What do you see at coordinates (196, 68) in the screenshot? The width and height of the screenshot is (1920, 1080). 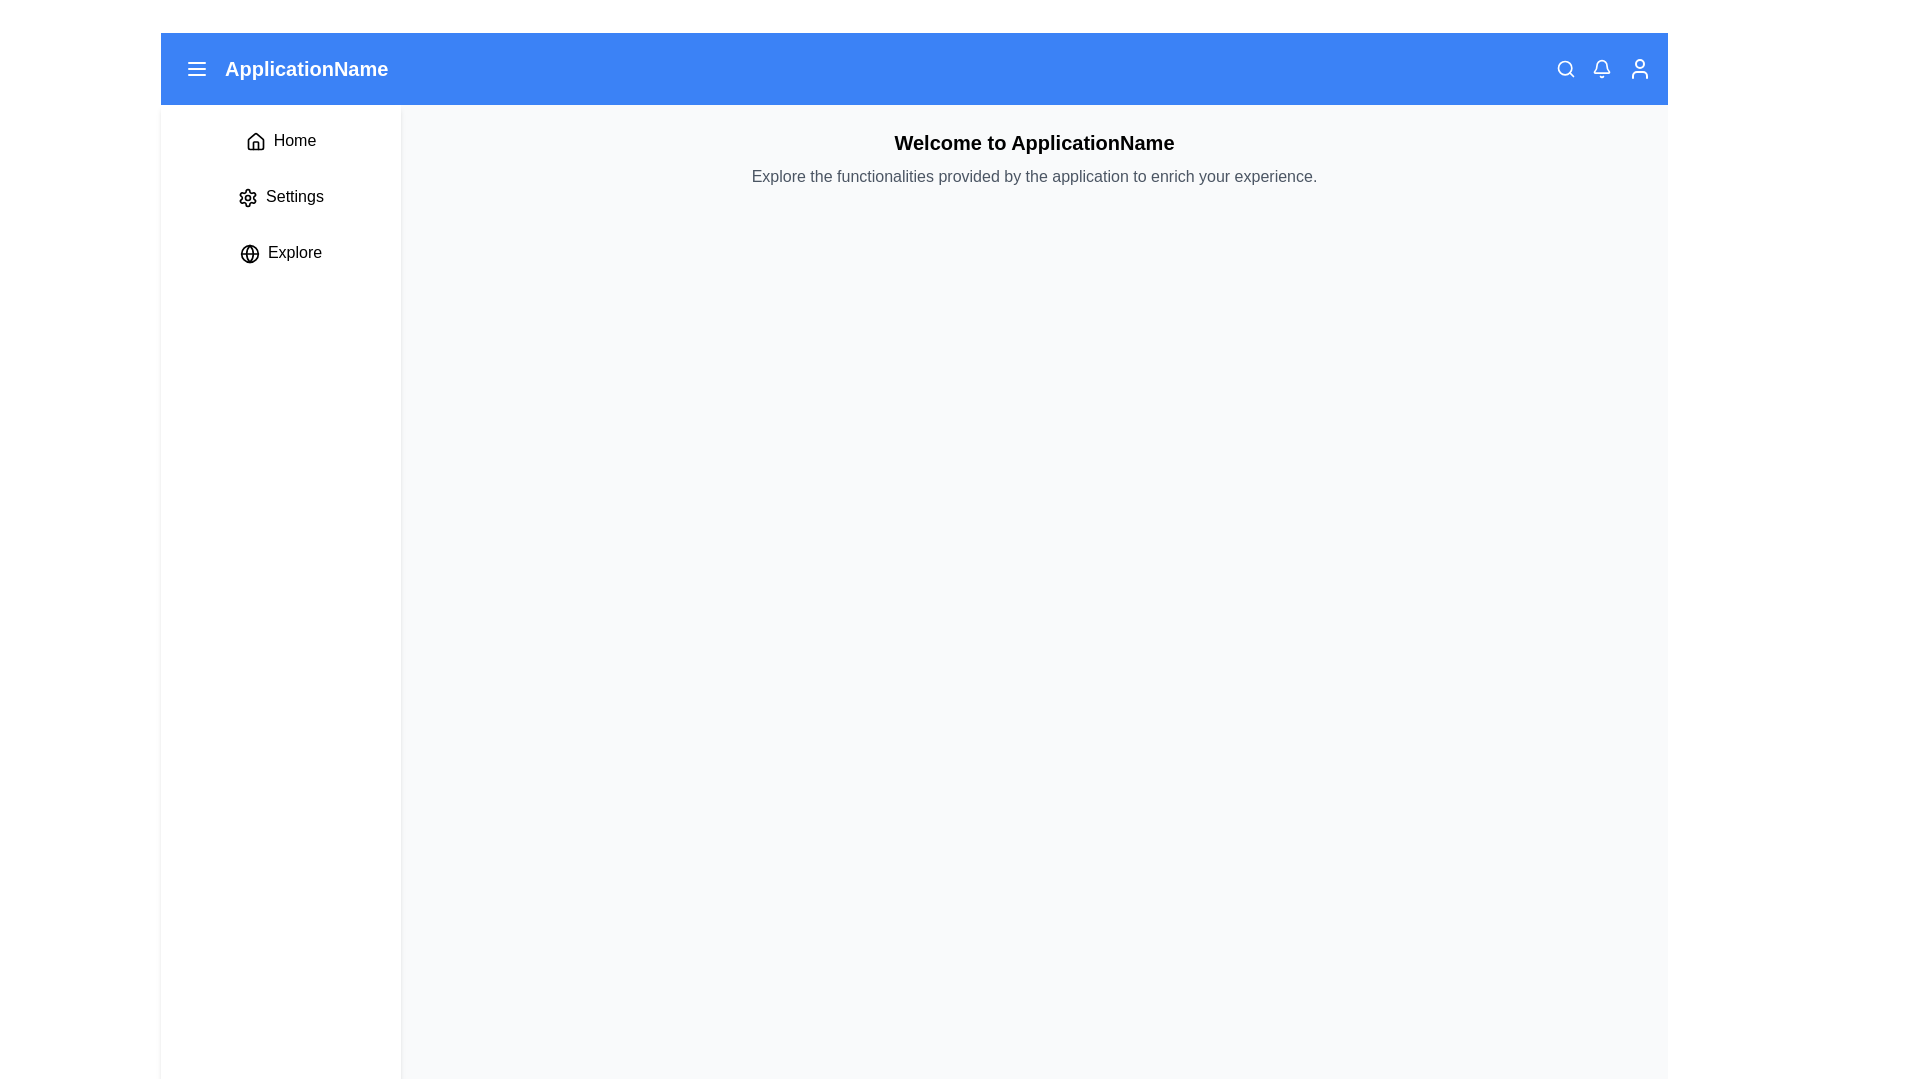 I see `the menu icon located in the blue navigation bar, positioned to the left of 'ApplicationName'` at bounding box center [196, 68].